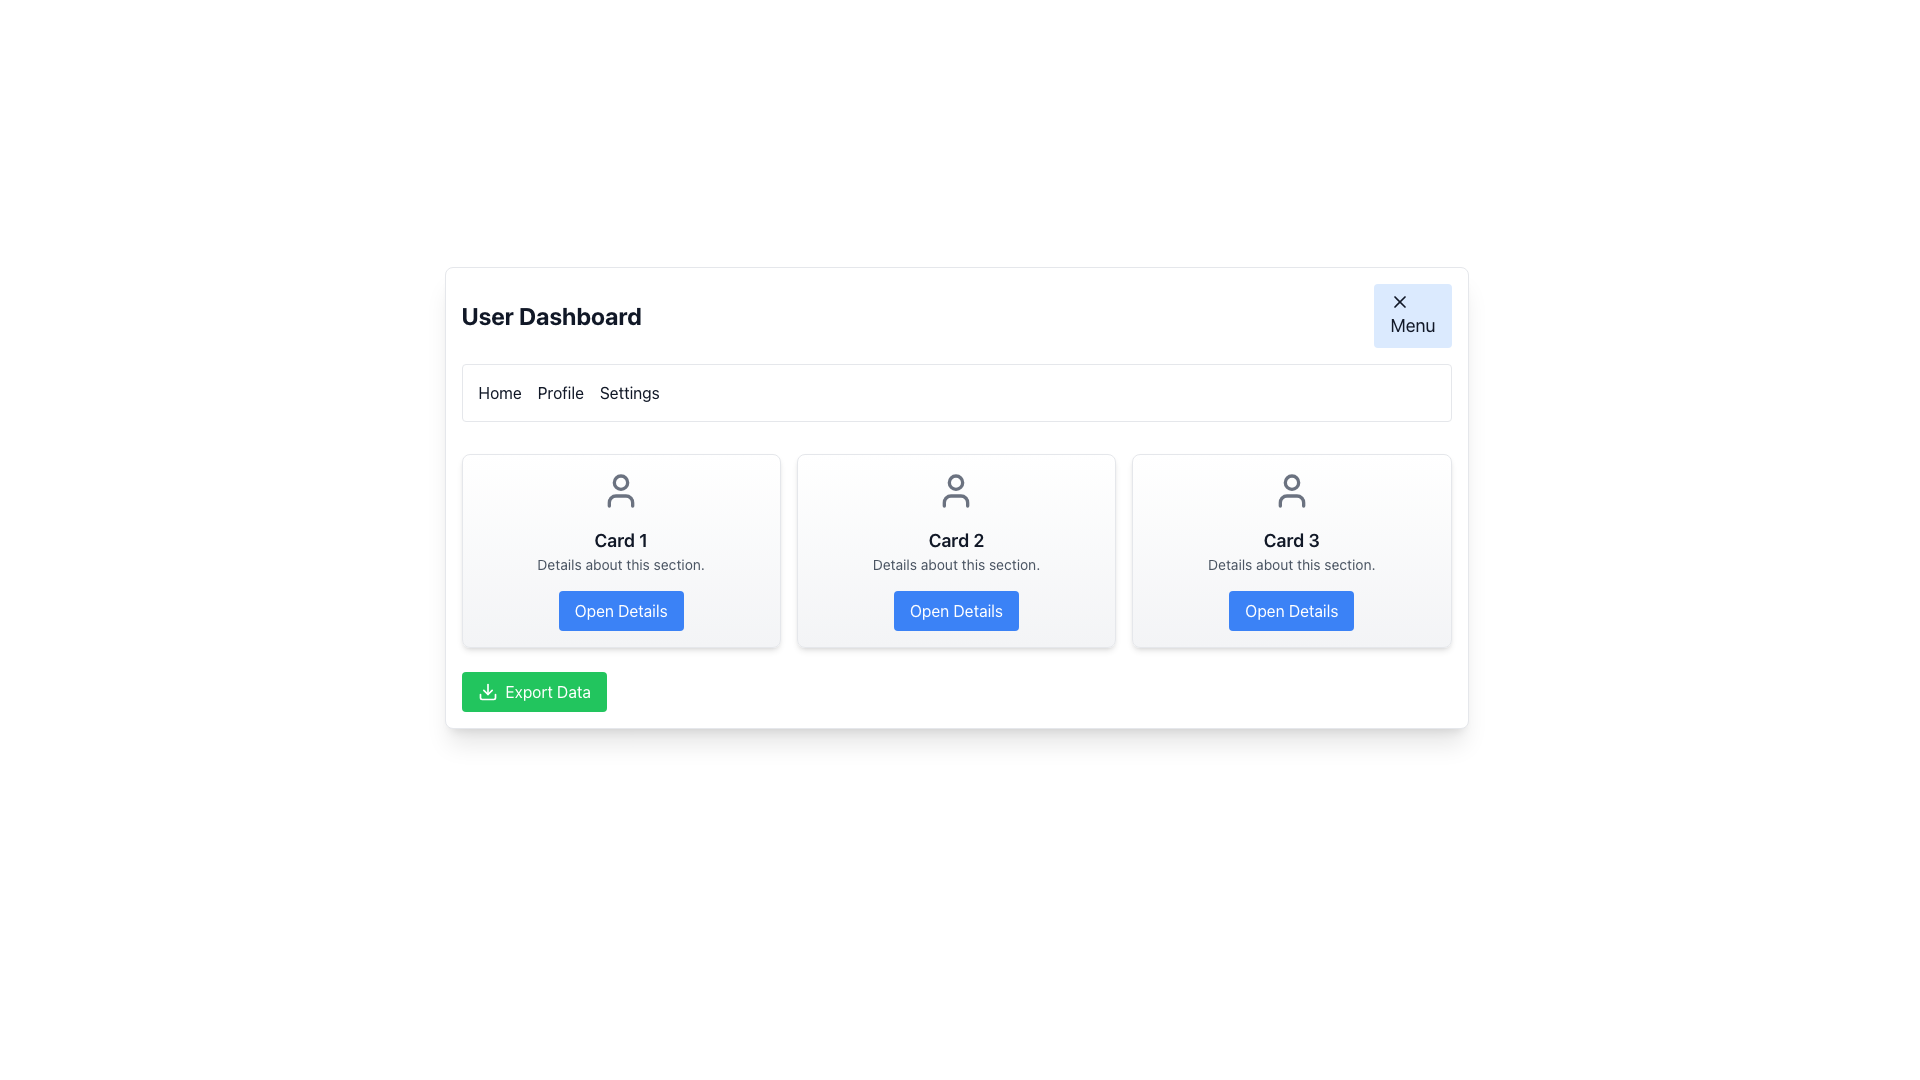 This screenshot has width=1920, height=1080. I want to click on the light blue button labeled 'Menu' with a black 'X' icon, so click(1411, 315).